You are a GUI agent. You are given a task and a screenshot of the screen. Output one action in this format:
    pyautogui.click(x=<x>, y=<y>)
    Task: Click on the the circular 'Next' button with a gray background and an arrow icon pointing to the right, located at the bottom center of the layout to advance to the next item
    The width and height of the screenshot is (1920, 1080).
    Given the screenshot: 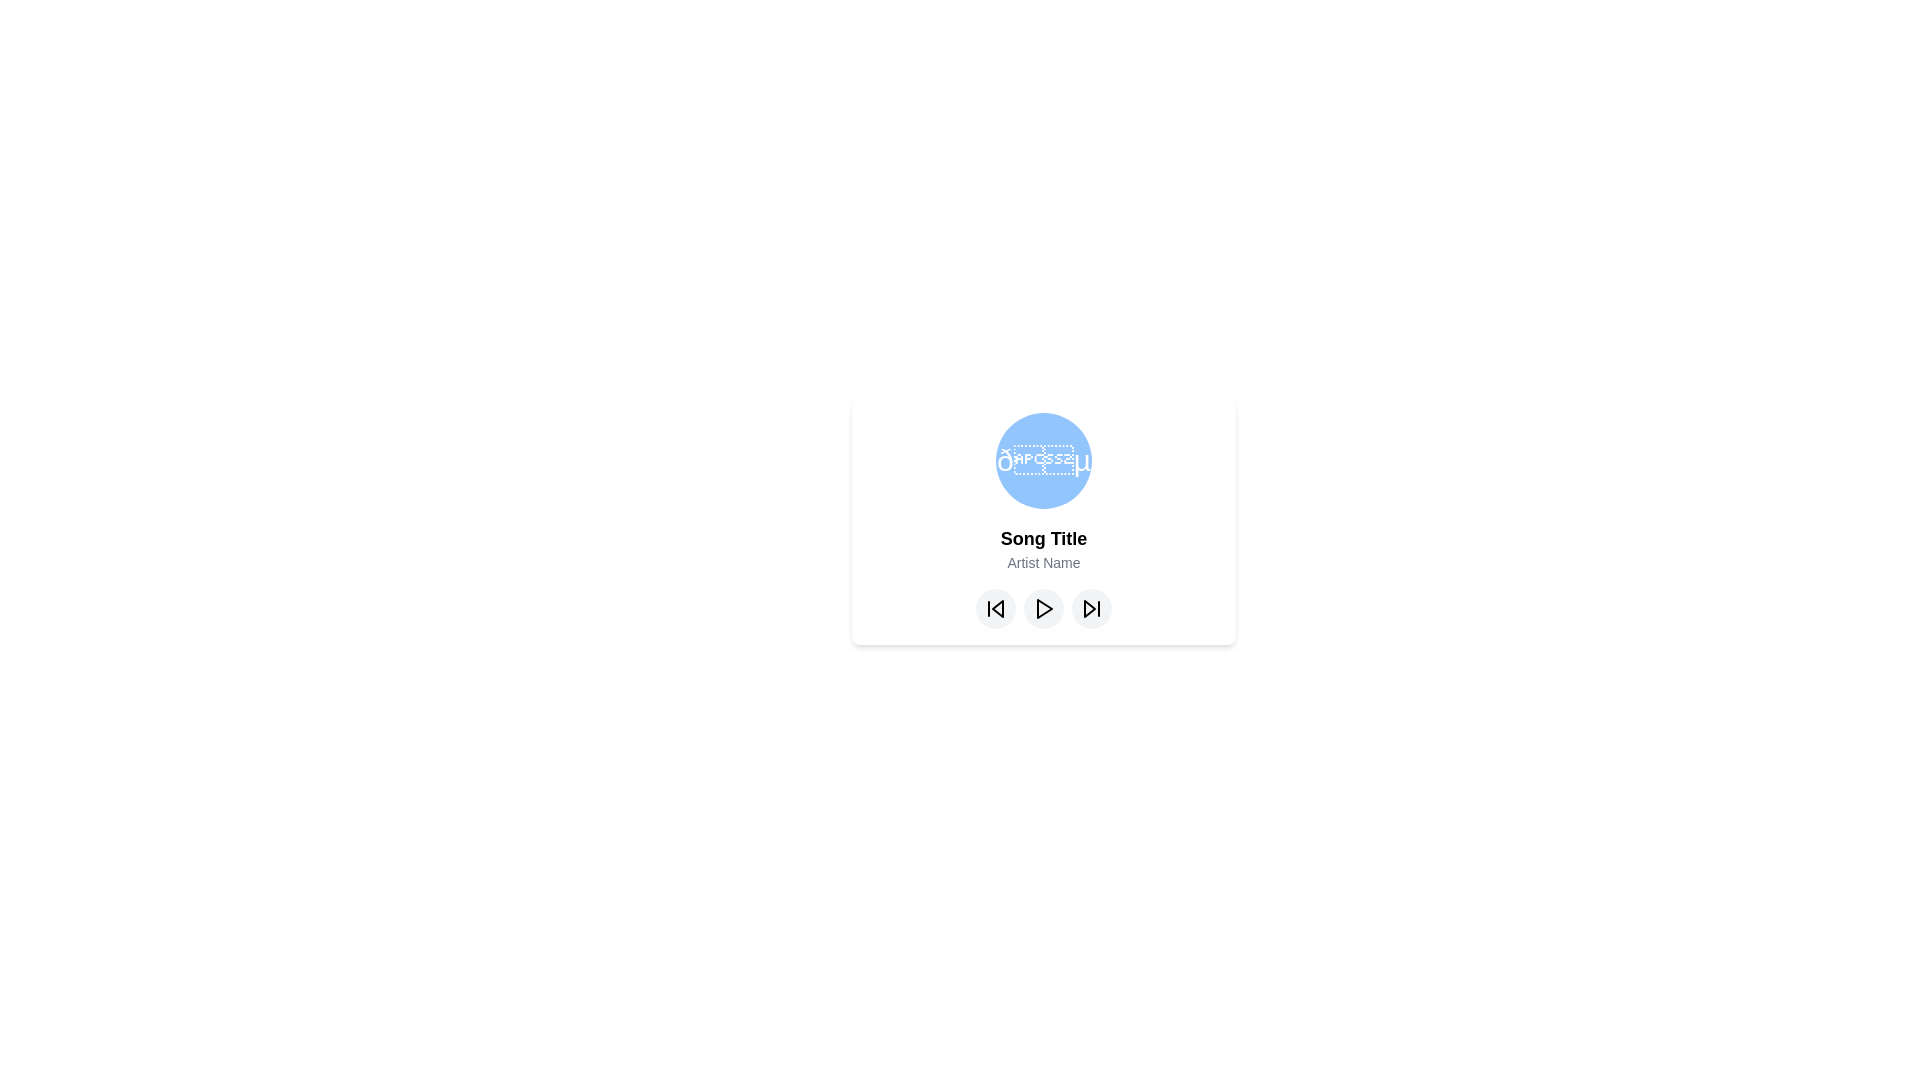 What is the action you would take?
    pyautogui.click(x=1090, y=608)
    